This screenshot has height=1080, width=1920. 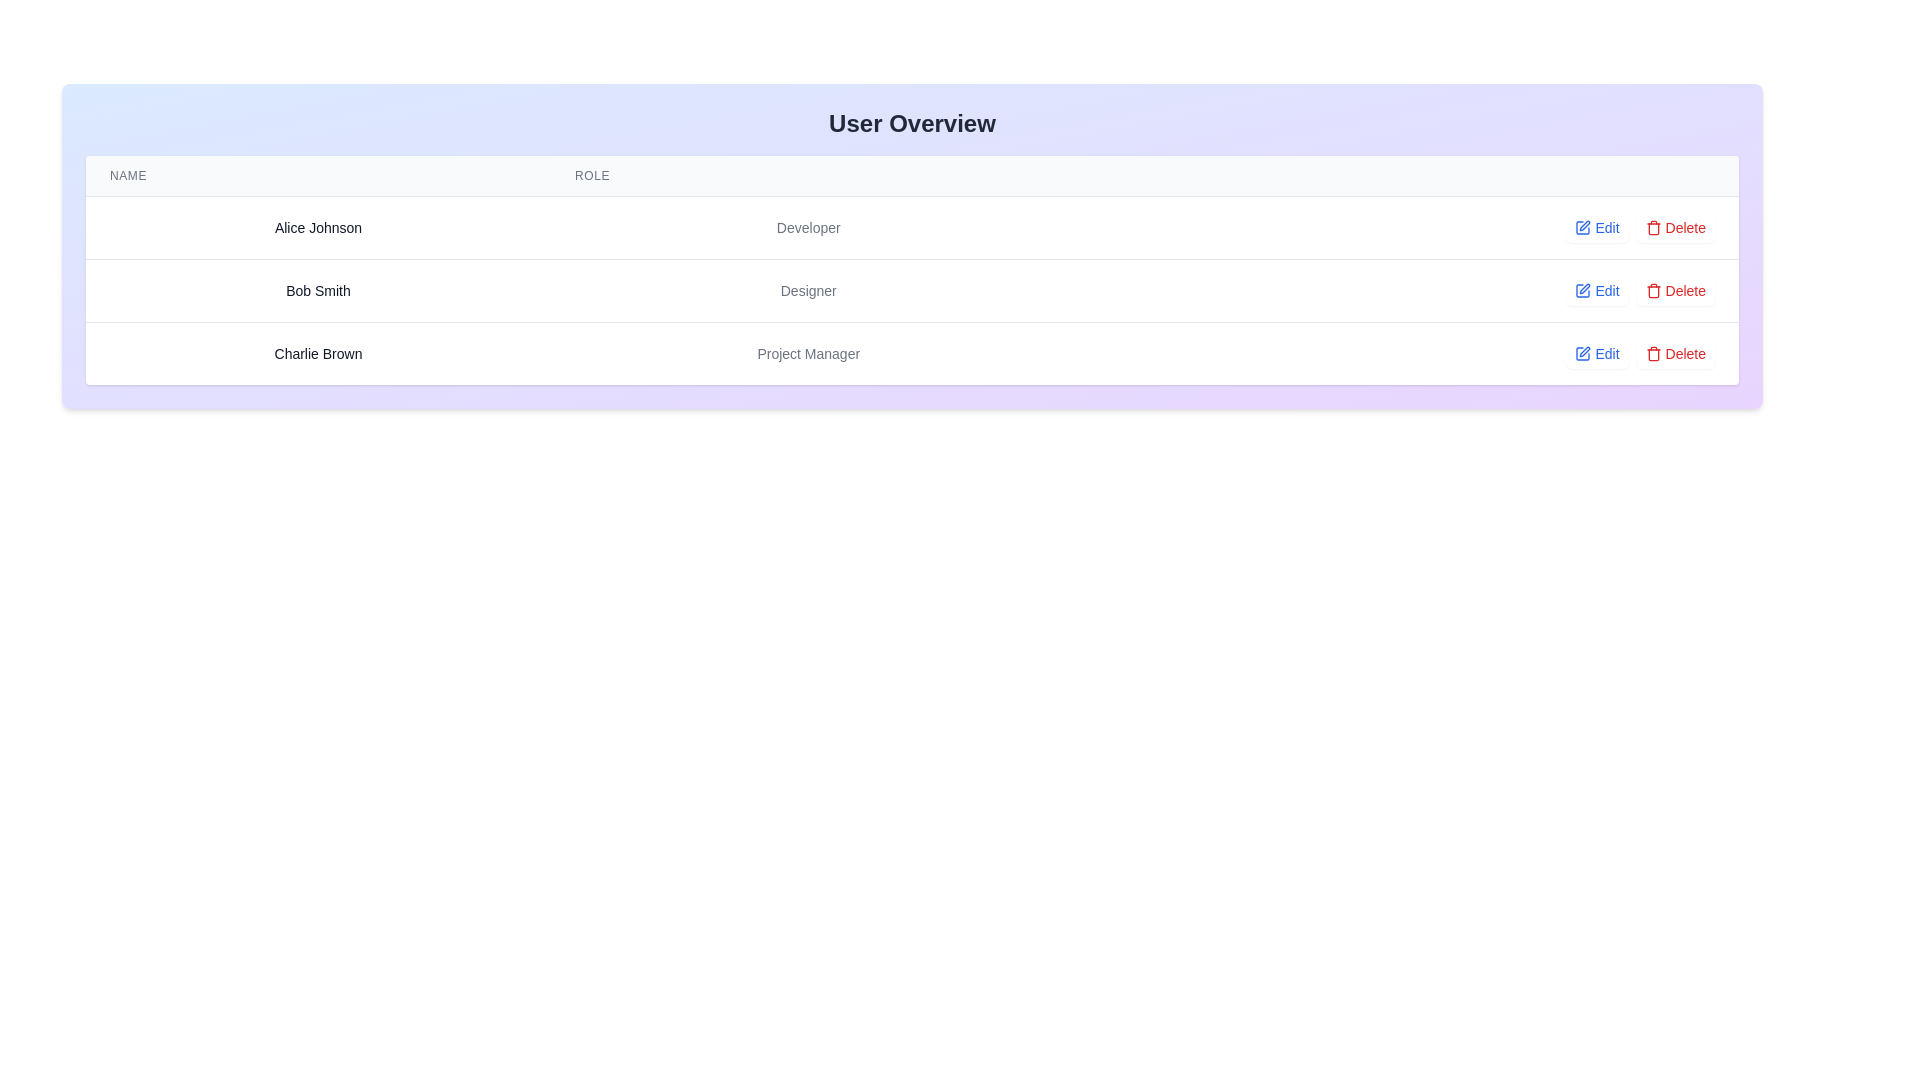 What do you see at coordinates (317, 226) in the screenshot?
I see `the text label displaying 'Alice Johnson' in the first row of the 'Name' column, styled in dark gray with a bold sans-serif font` at bounding box center [317, 226].